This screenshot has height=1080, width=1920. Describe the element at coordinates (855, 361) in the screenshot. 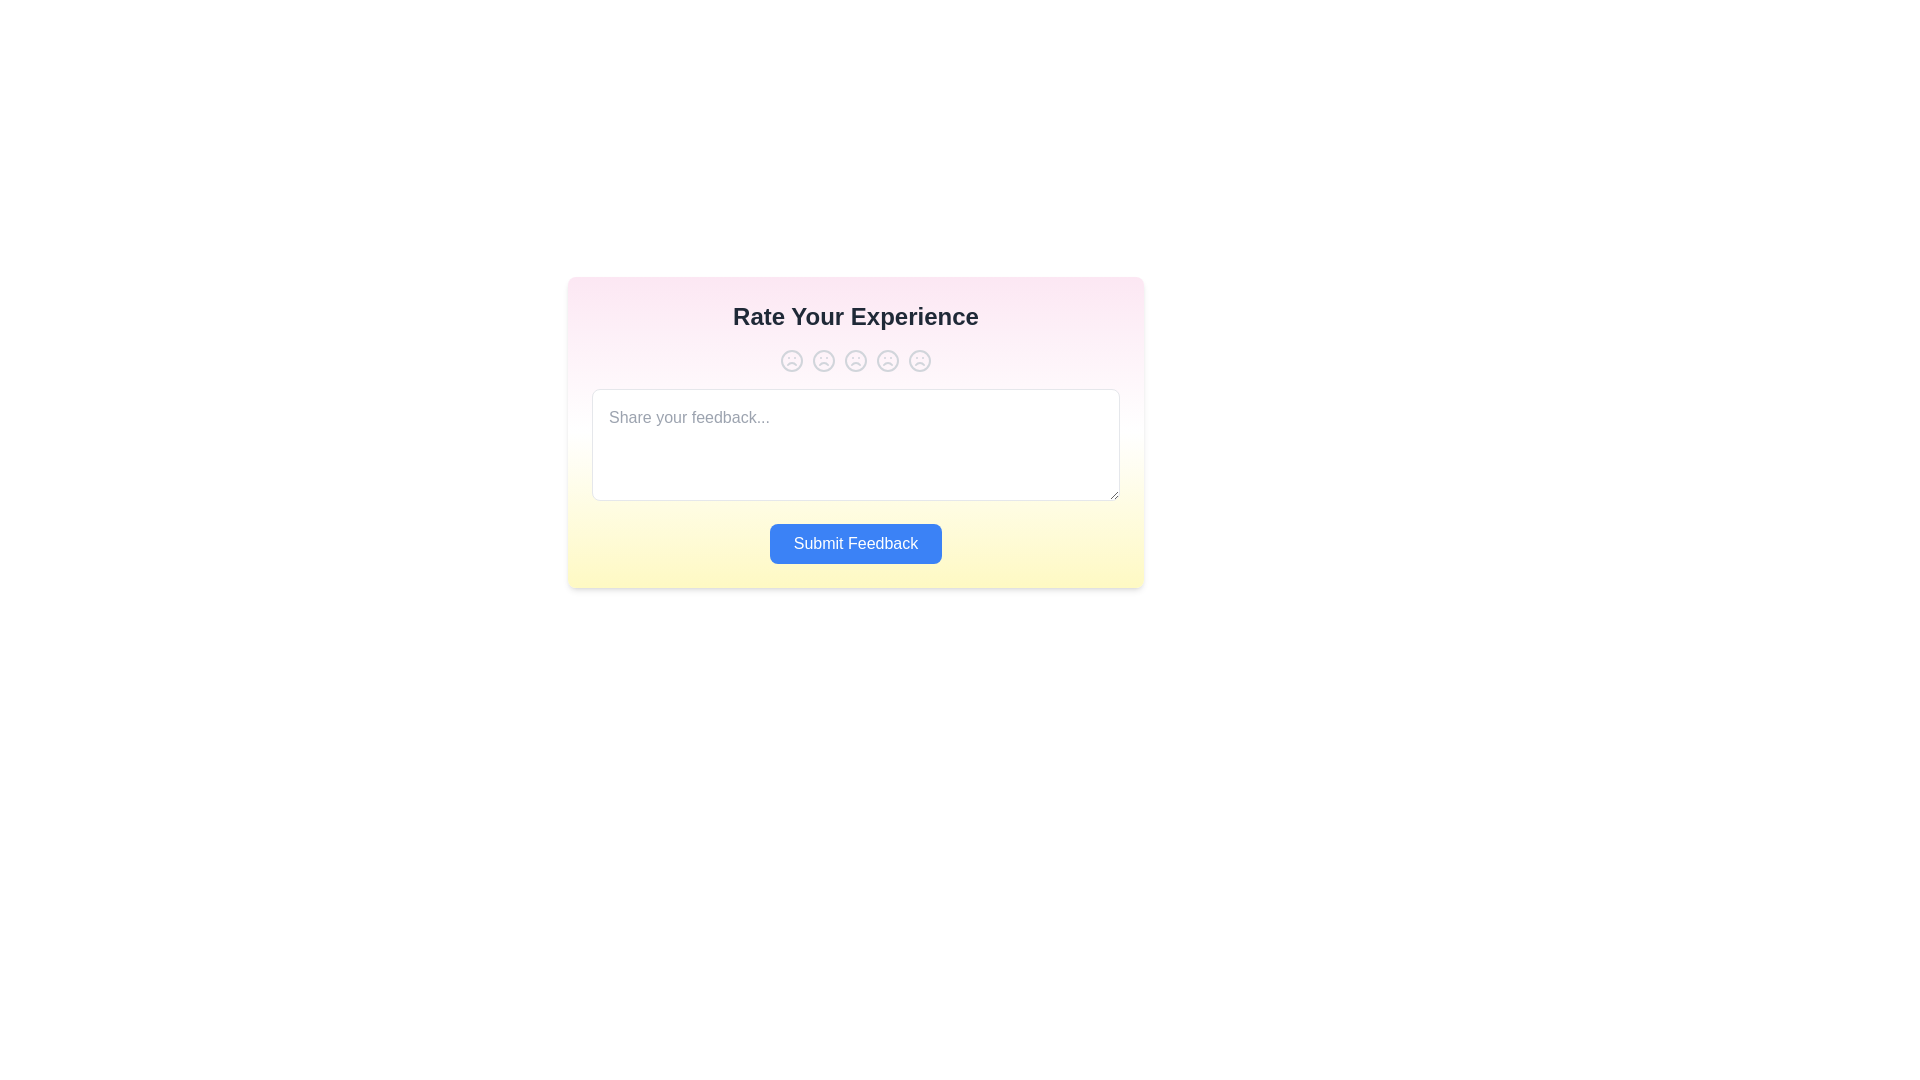

I see `the experience rating to 3 by clicking the corresponding button` at that location.